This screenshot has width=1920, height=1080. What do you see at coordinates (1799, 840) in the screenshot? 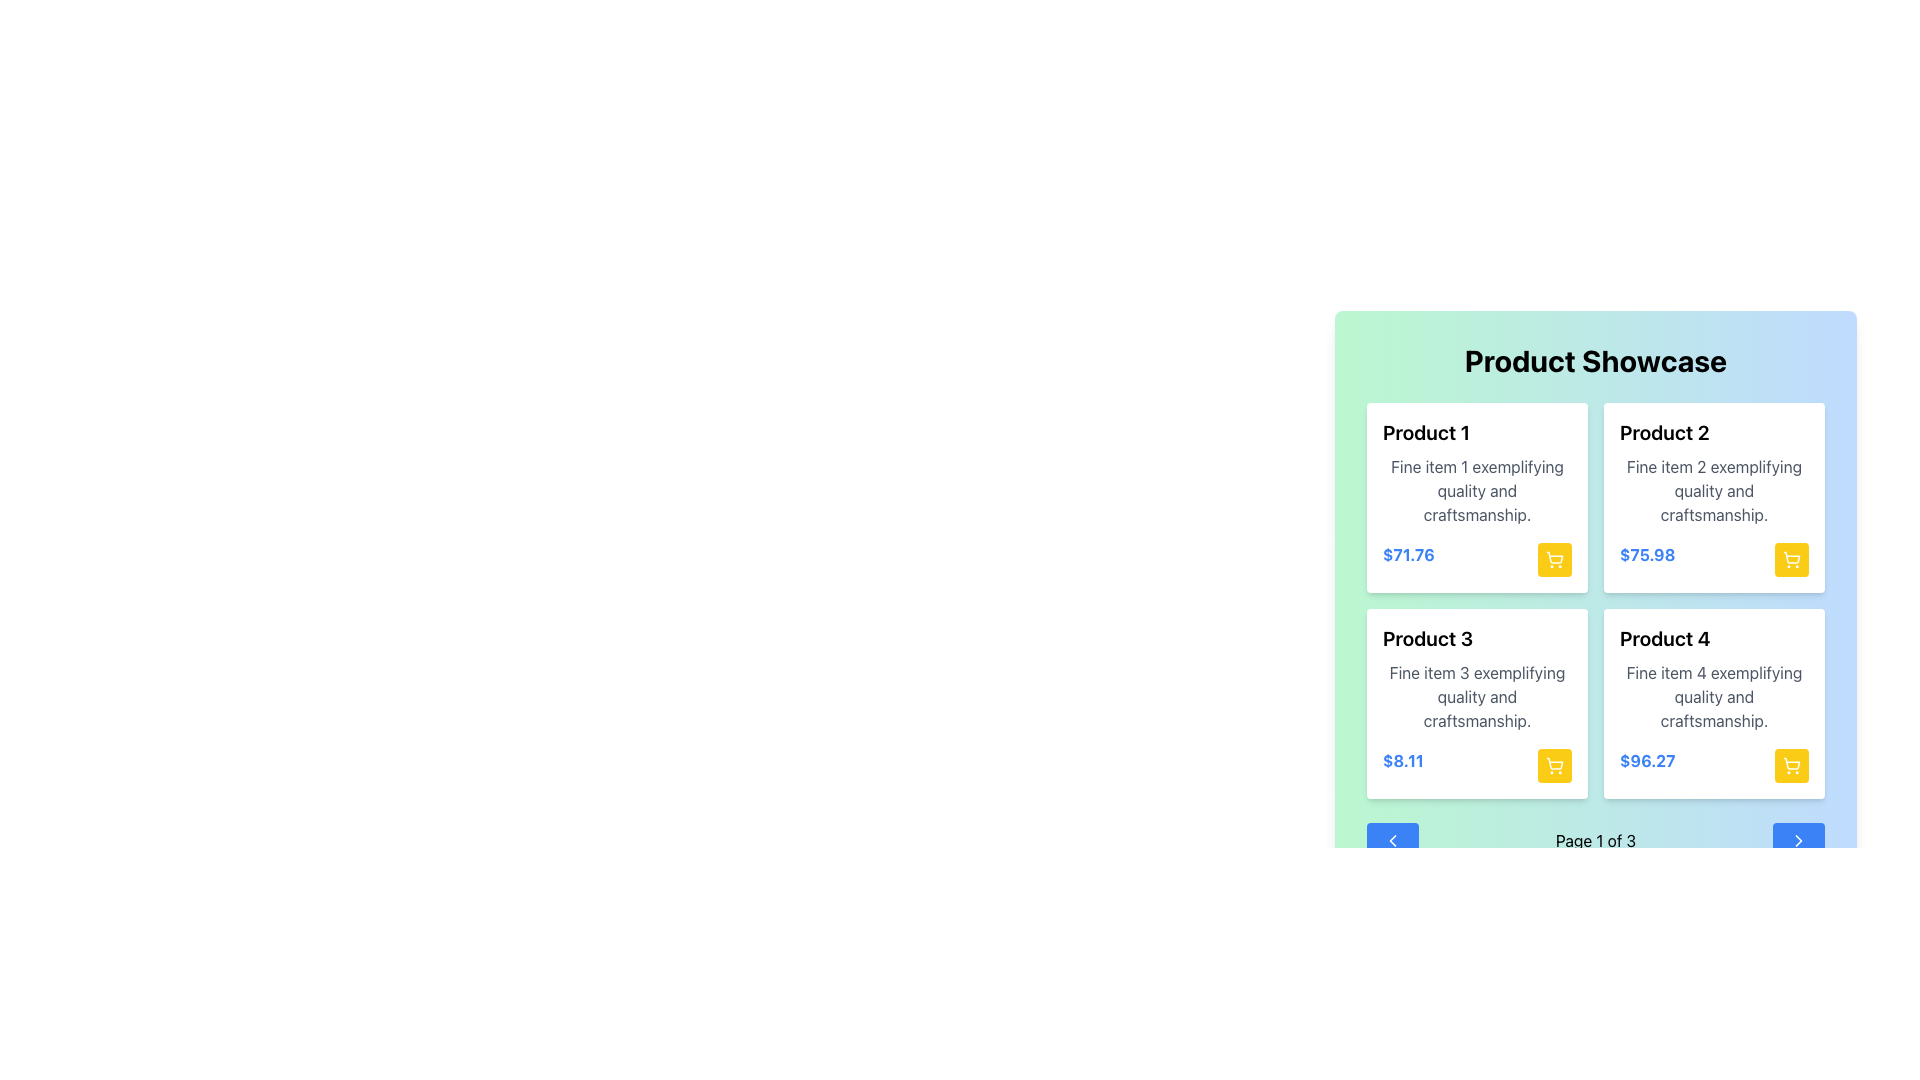
I see `the chevron icon button located at the bottom-right corner of the interface` at bounding box center [1799, 840].